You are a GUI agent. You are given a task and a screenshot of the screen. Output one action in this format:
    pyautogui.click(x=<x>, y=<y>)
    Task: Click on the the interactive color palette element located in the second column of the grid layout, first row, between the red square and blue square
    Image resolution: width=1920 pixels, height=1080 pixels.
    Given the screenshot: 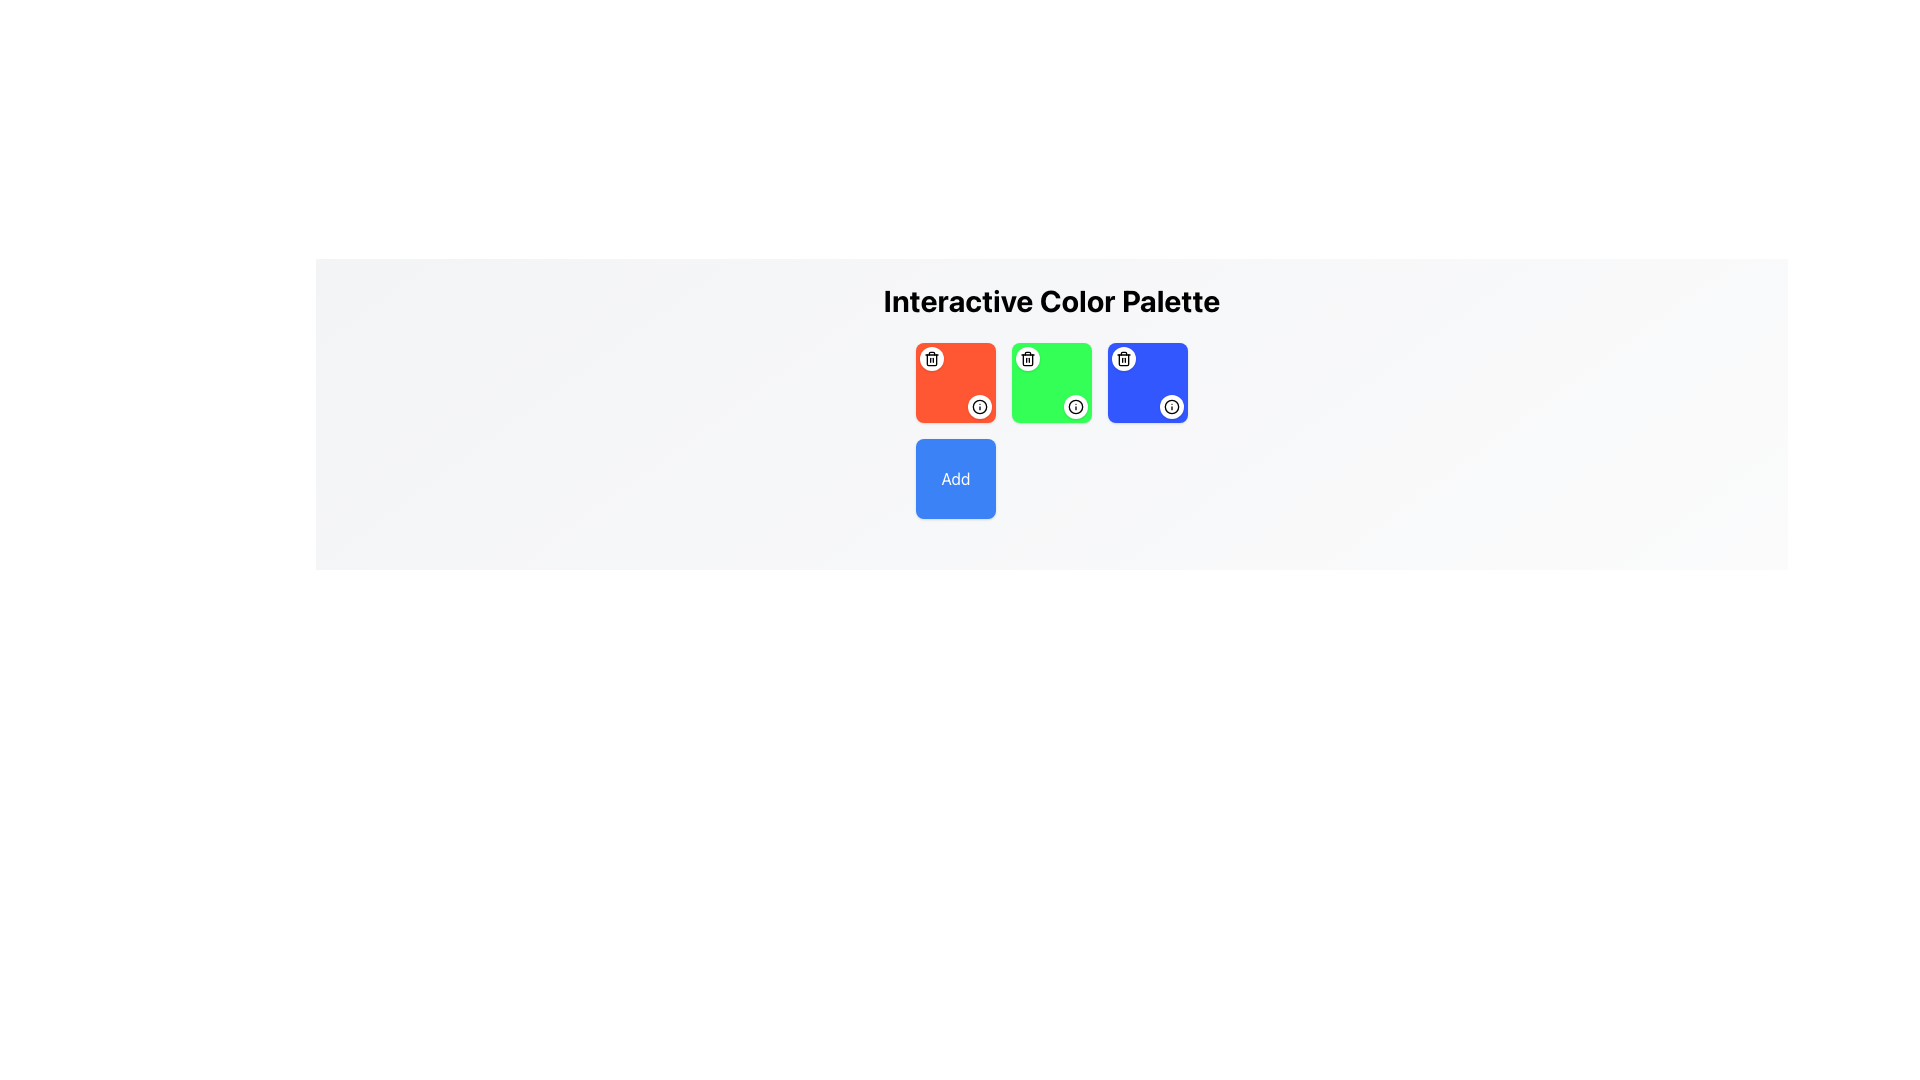 What is the action you would take?
    pyautogui.click(x=1050, y=382)
    